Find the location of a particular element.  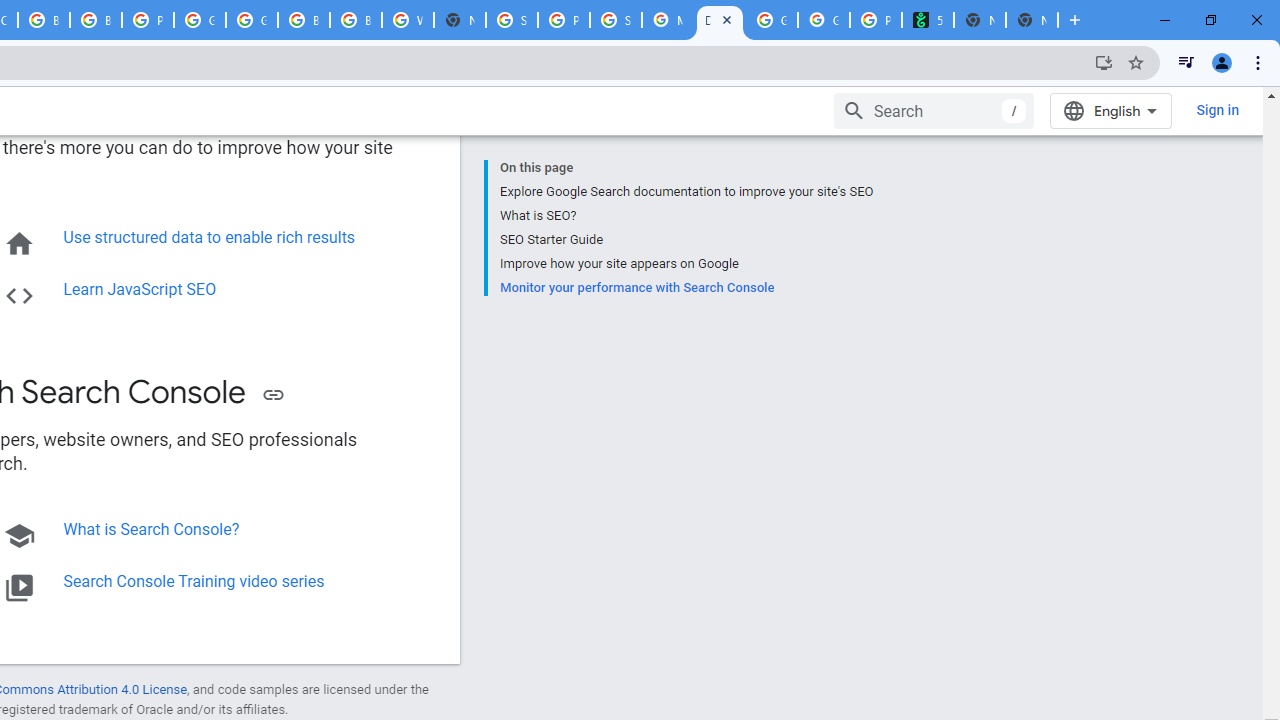

'Monitor your performance with Search Console' is located at coordinates (686, 285).